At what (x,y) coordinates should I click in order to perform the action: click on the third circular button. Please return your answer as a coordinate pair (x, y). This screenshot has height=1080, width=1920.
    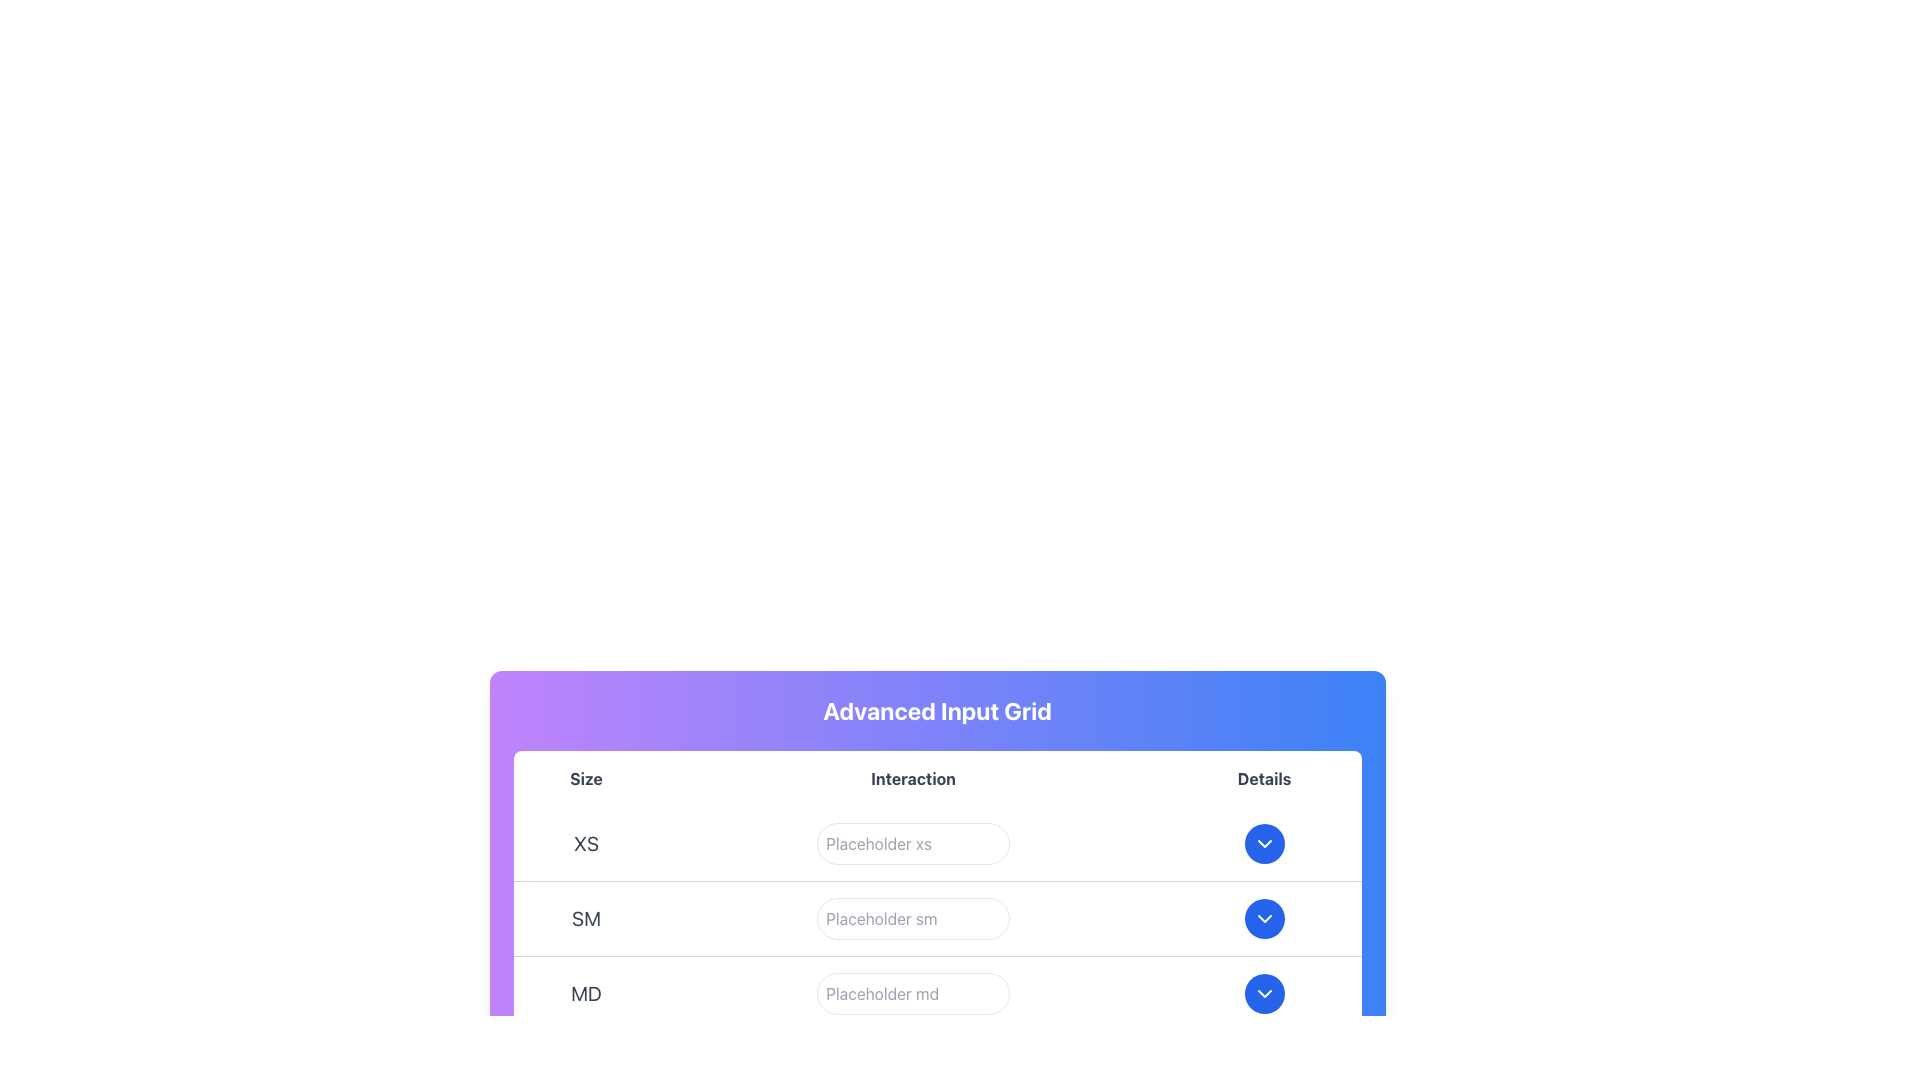
    Looking at the image, I should click on (1262, 994).